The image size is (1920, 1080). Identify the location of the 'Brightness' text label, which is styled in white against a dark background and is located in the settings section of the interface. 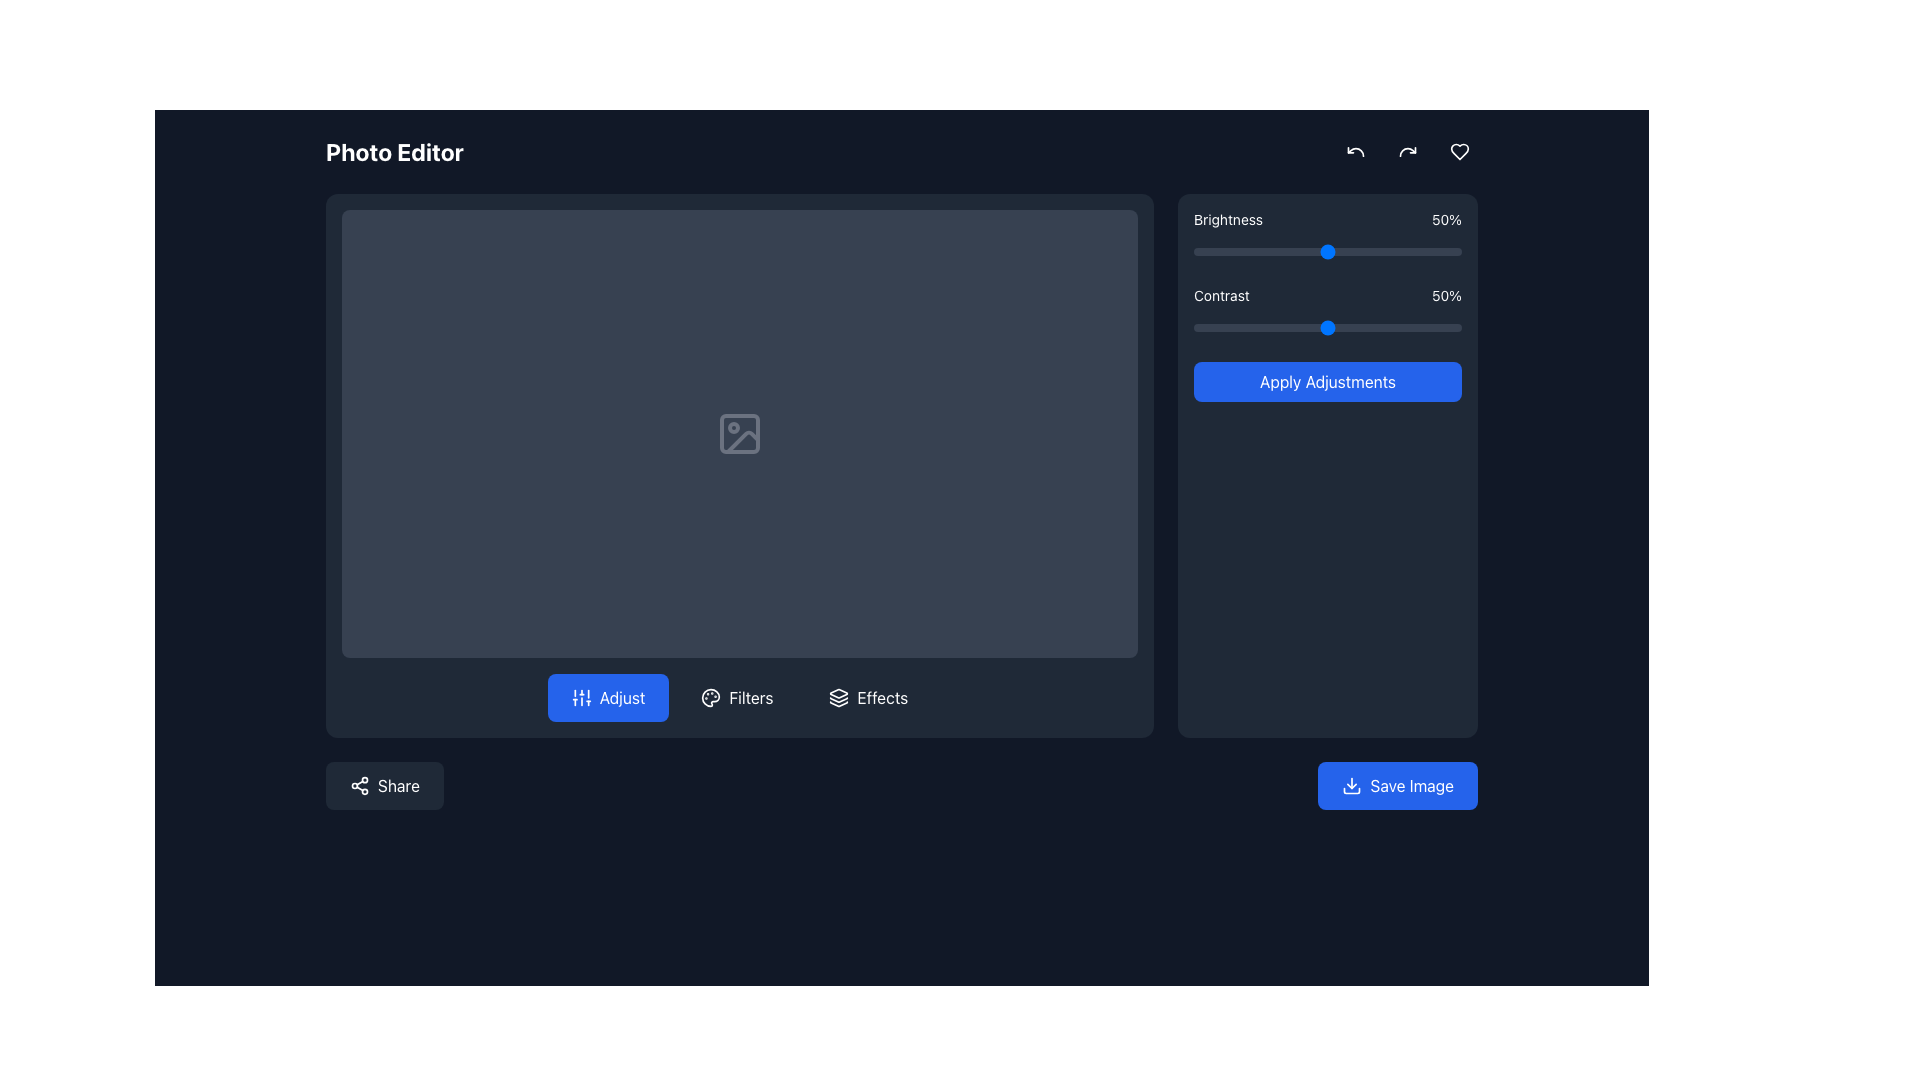
(1227, 219).